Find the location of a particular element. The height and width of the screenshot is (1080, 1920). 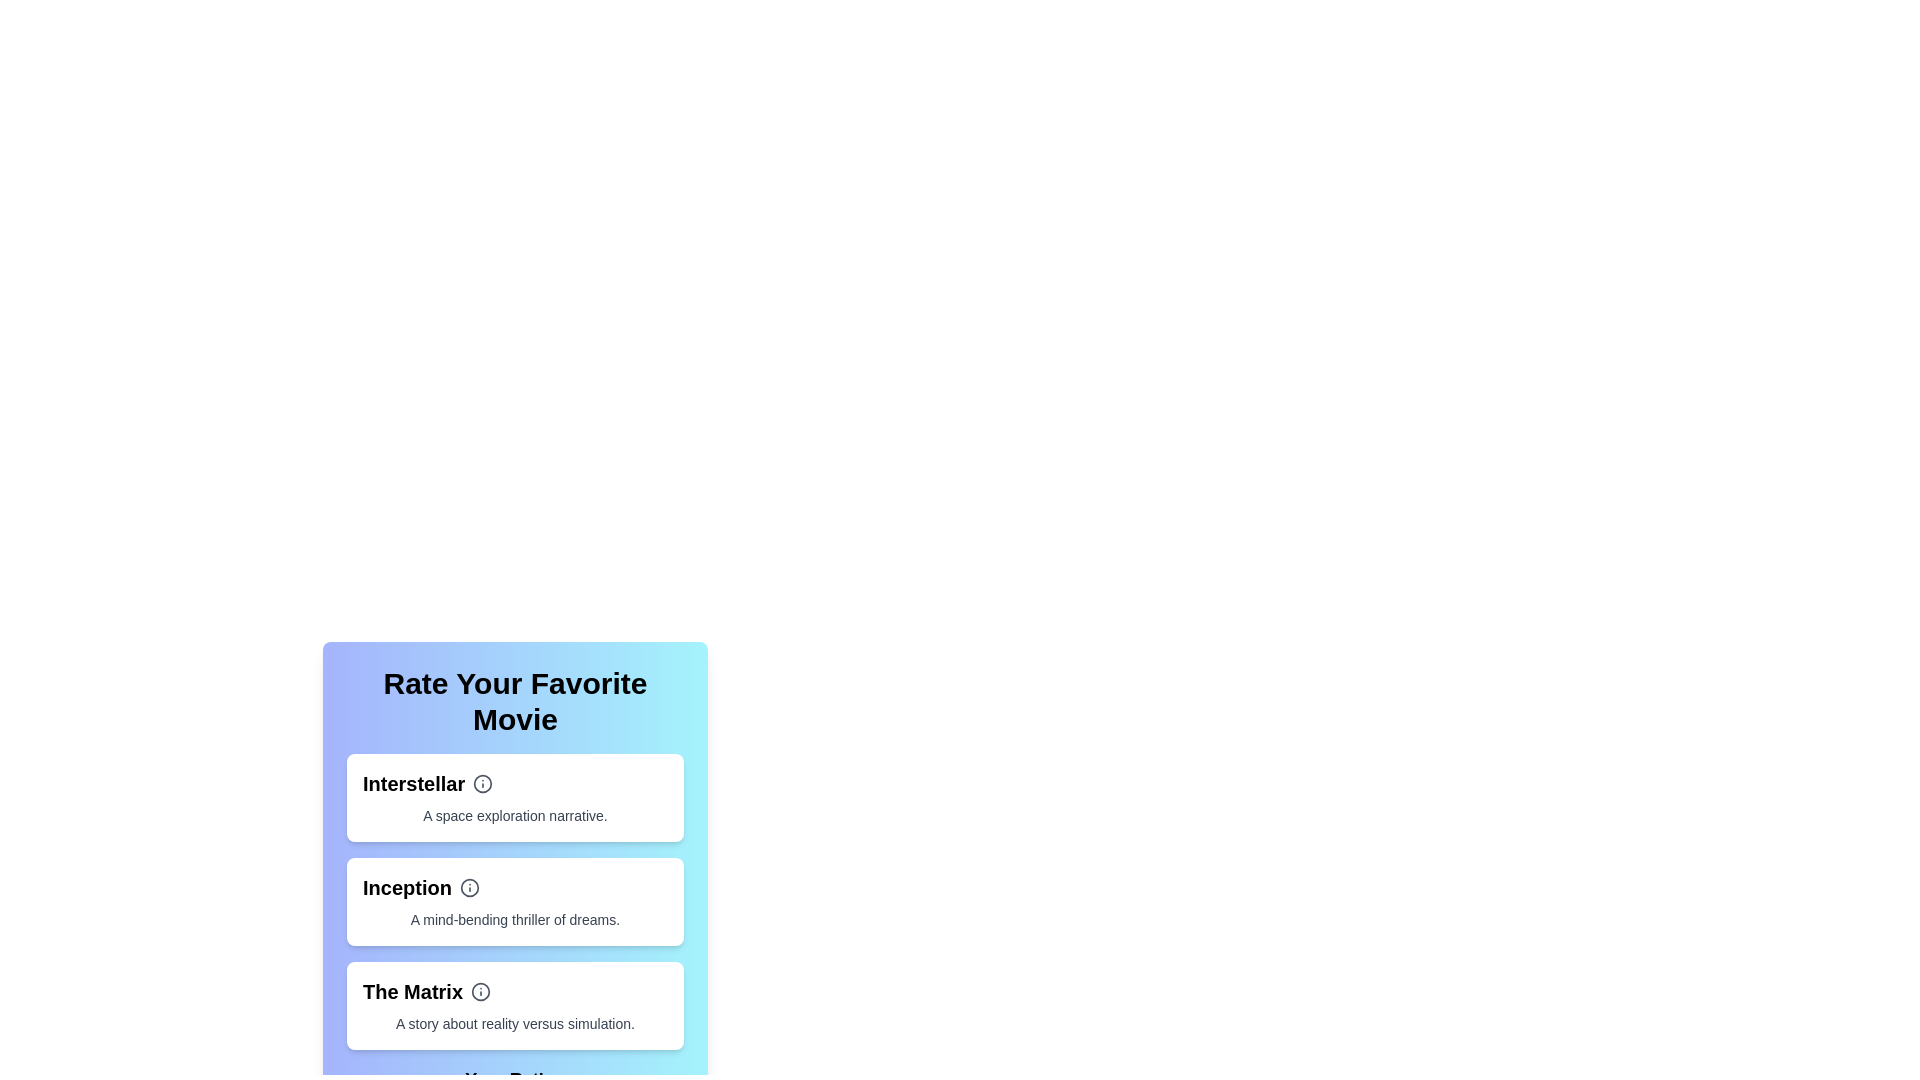

text label that says 'A space exploration narrative.' located under the 'Interstellar' heading in a small, gray font is located at coordinates (515, 816).